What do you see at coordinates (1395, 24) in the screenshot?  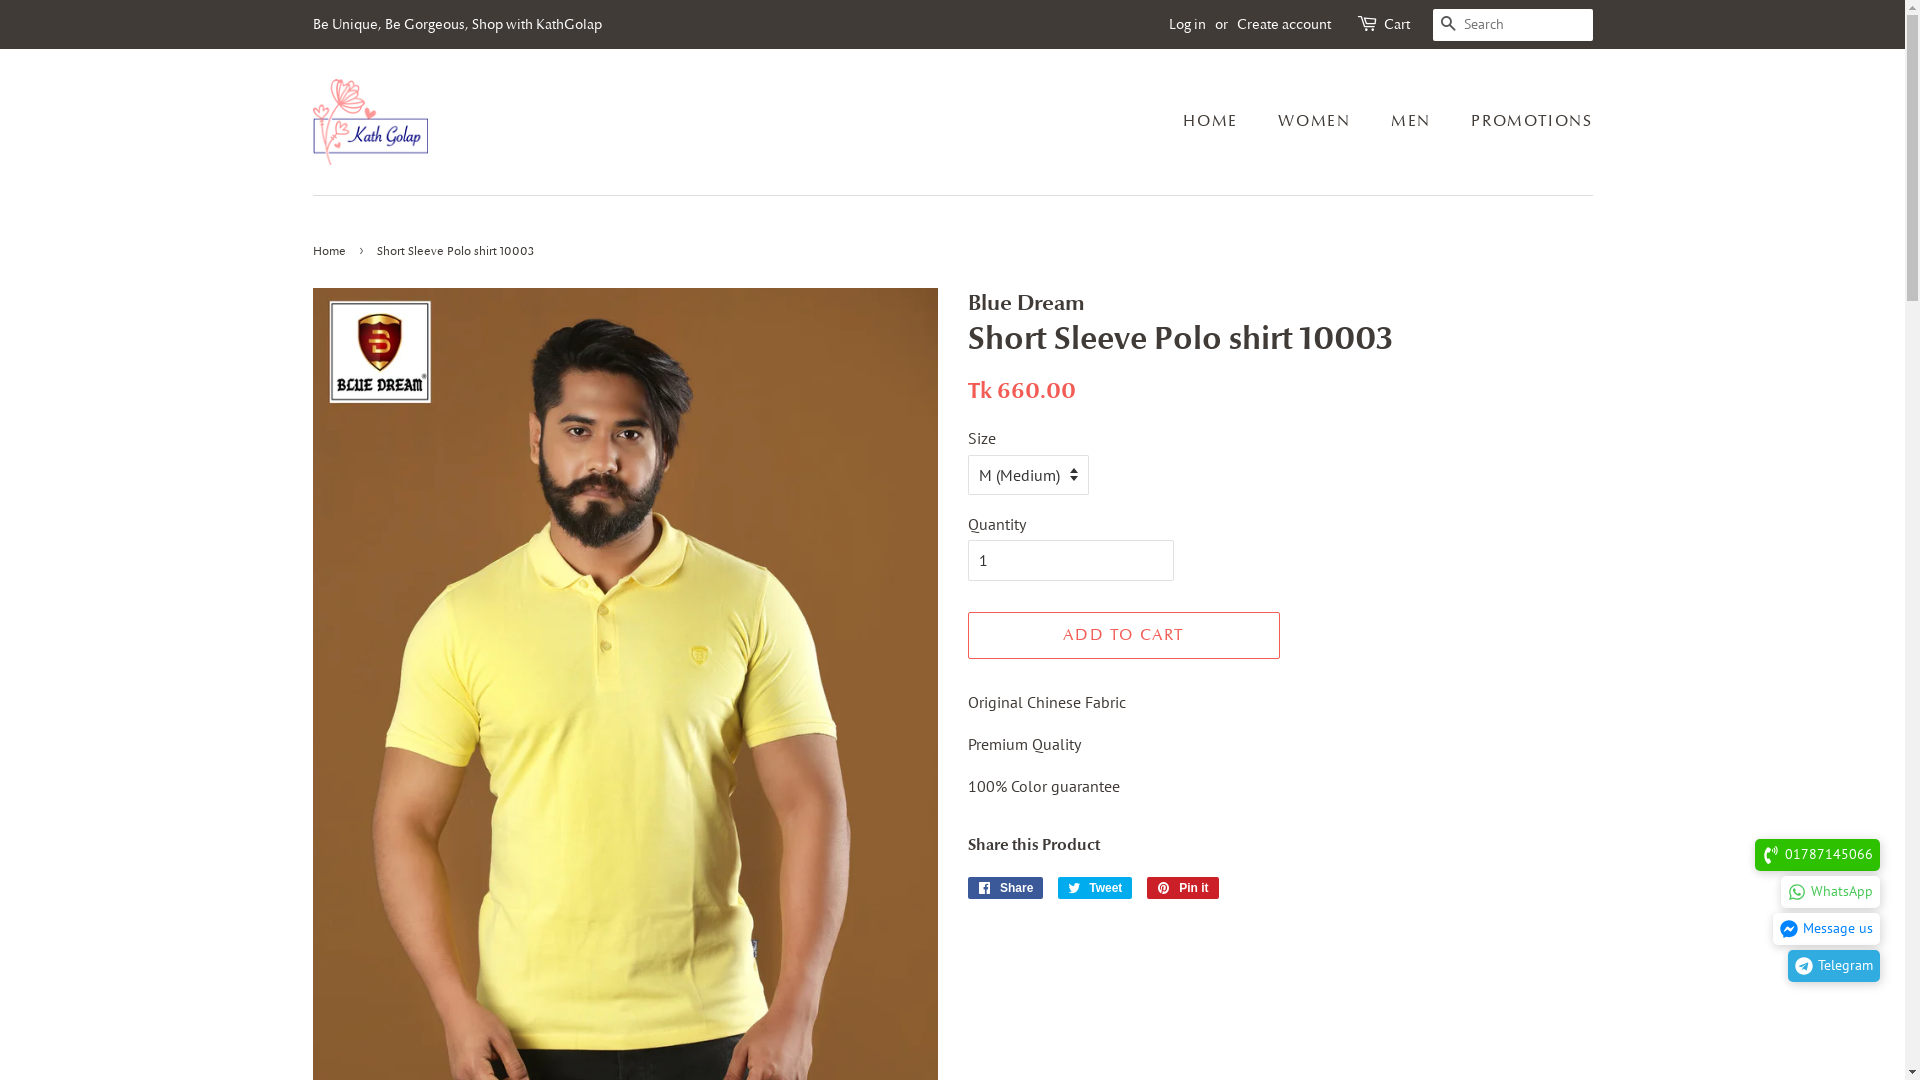 I see `'Cart'` at bounding box center [1395, 24].